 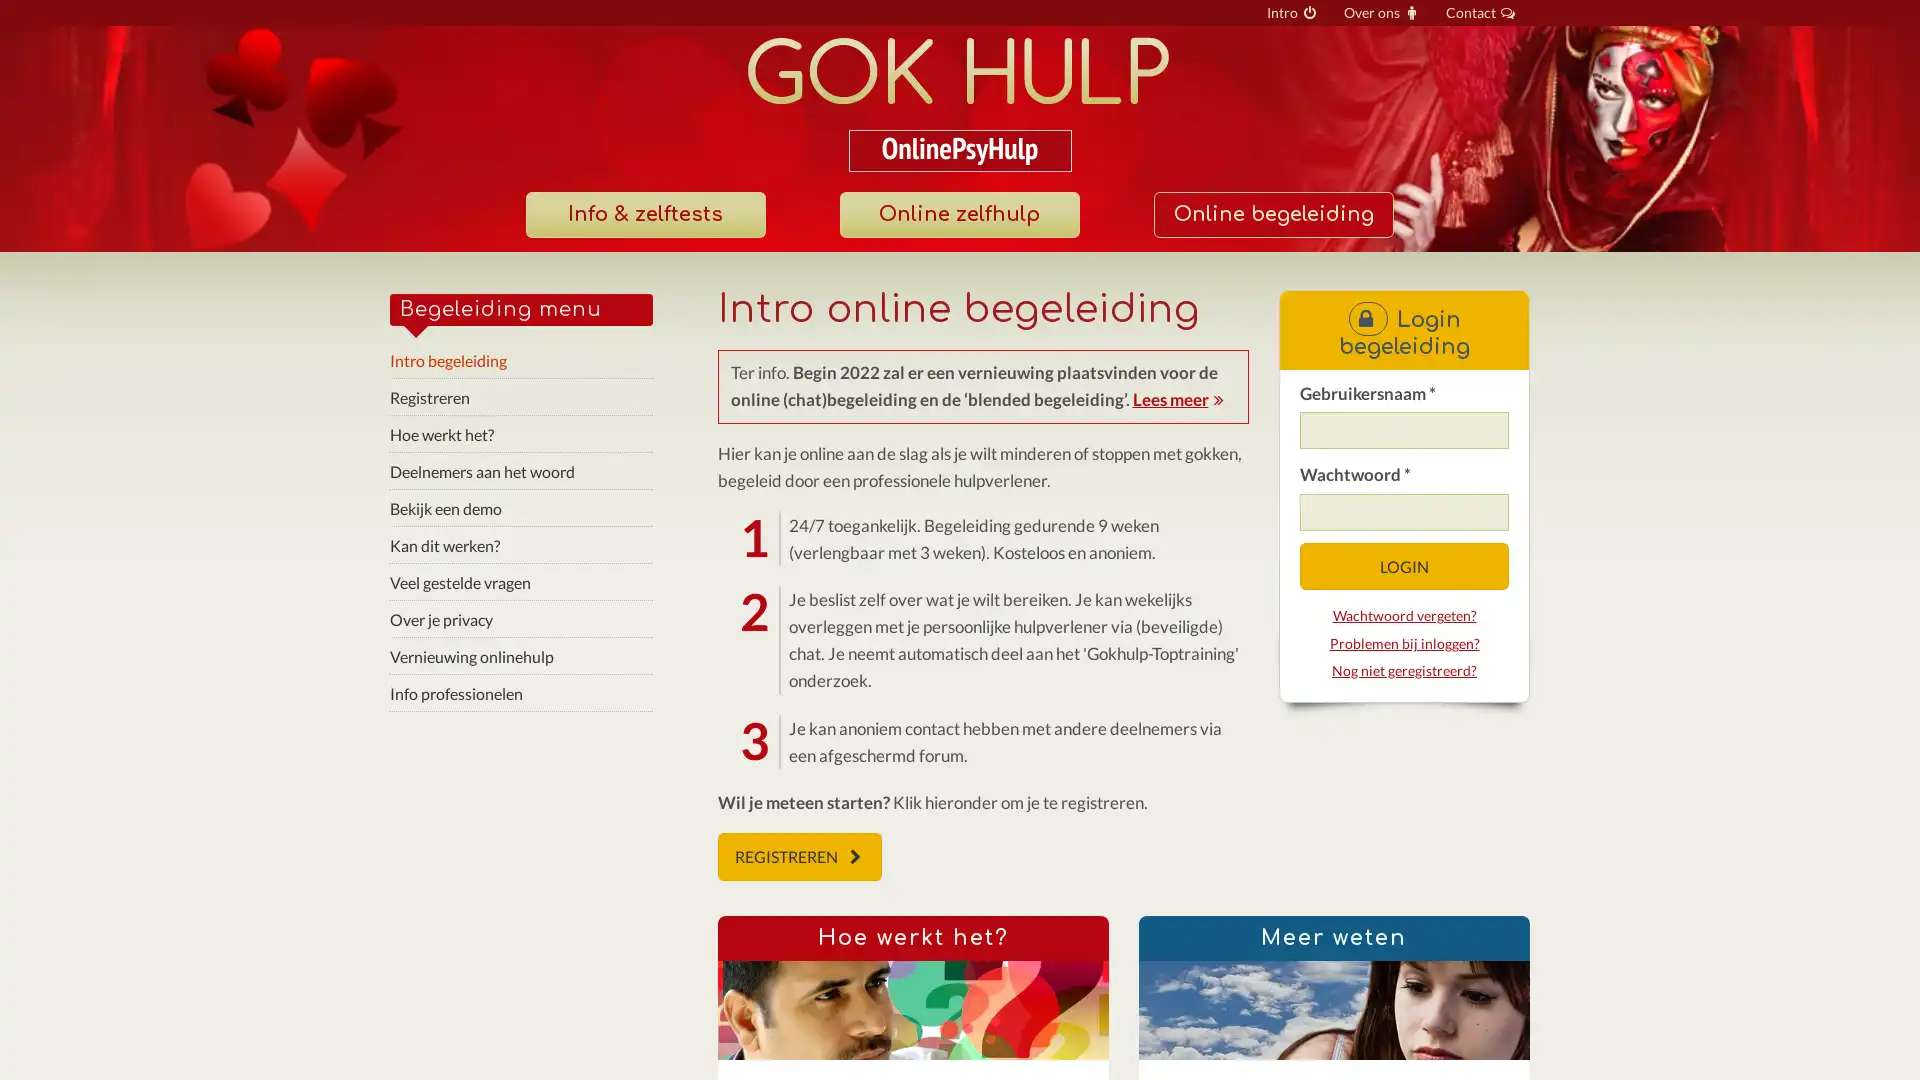 What do you see at coordinates (1271, 215) in the screenshot?
I see `Online begeleiding` at bounding box center [1271, 215].